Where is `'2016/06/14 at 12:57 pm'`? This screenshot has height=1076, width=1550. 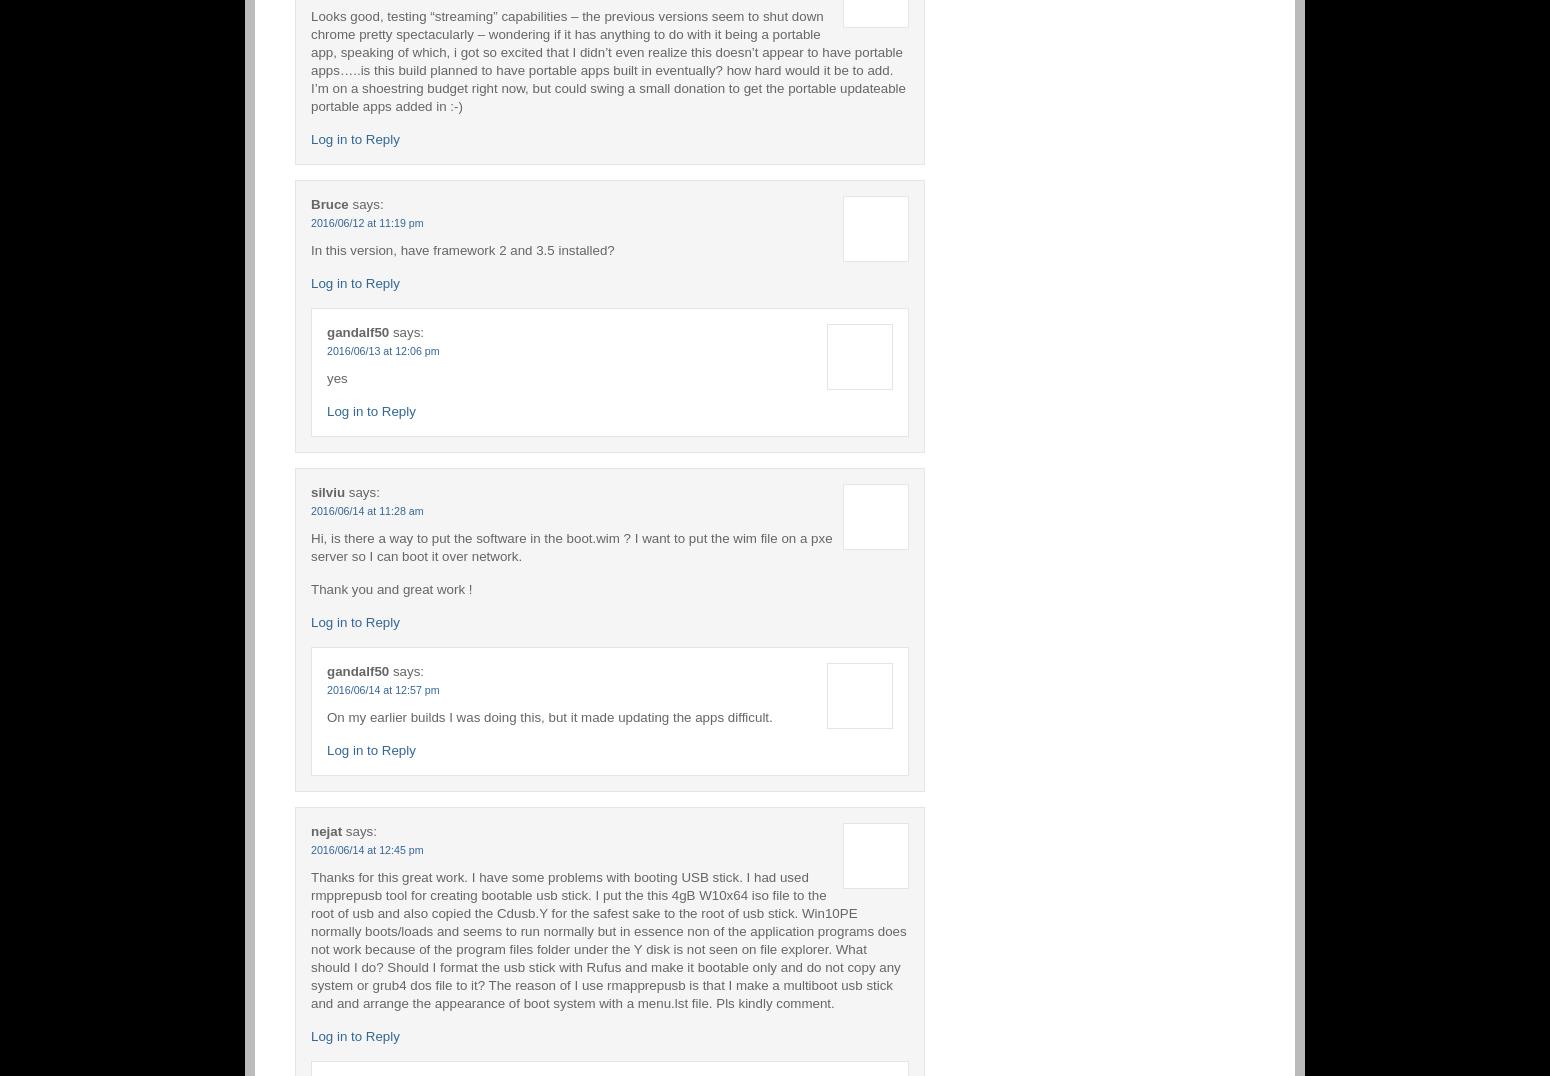
'2016/06/14 at 12:57 pm' is located at coordinates (326, 688).